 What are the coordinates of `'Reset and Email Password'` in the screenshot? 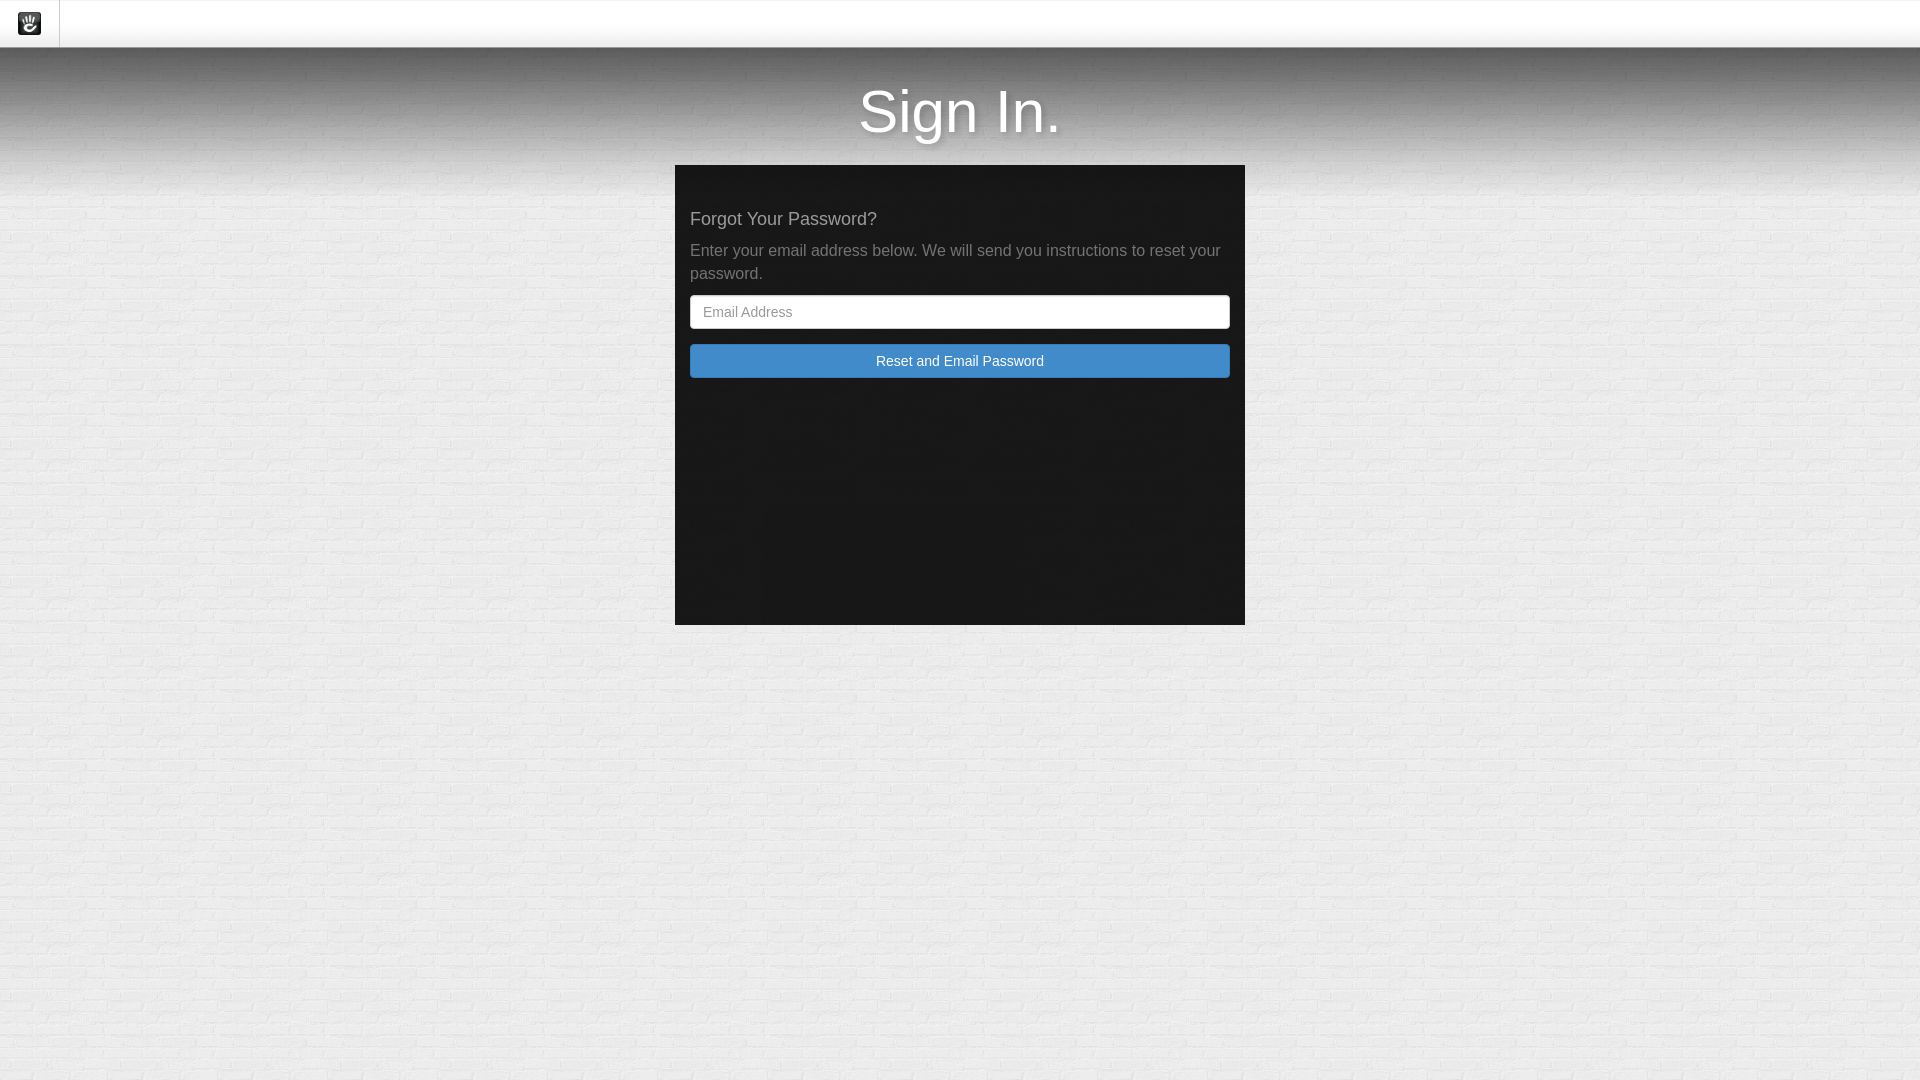 It's located at (960, 361).